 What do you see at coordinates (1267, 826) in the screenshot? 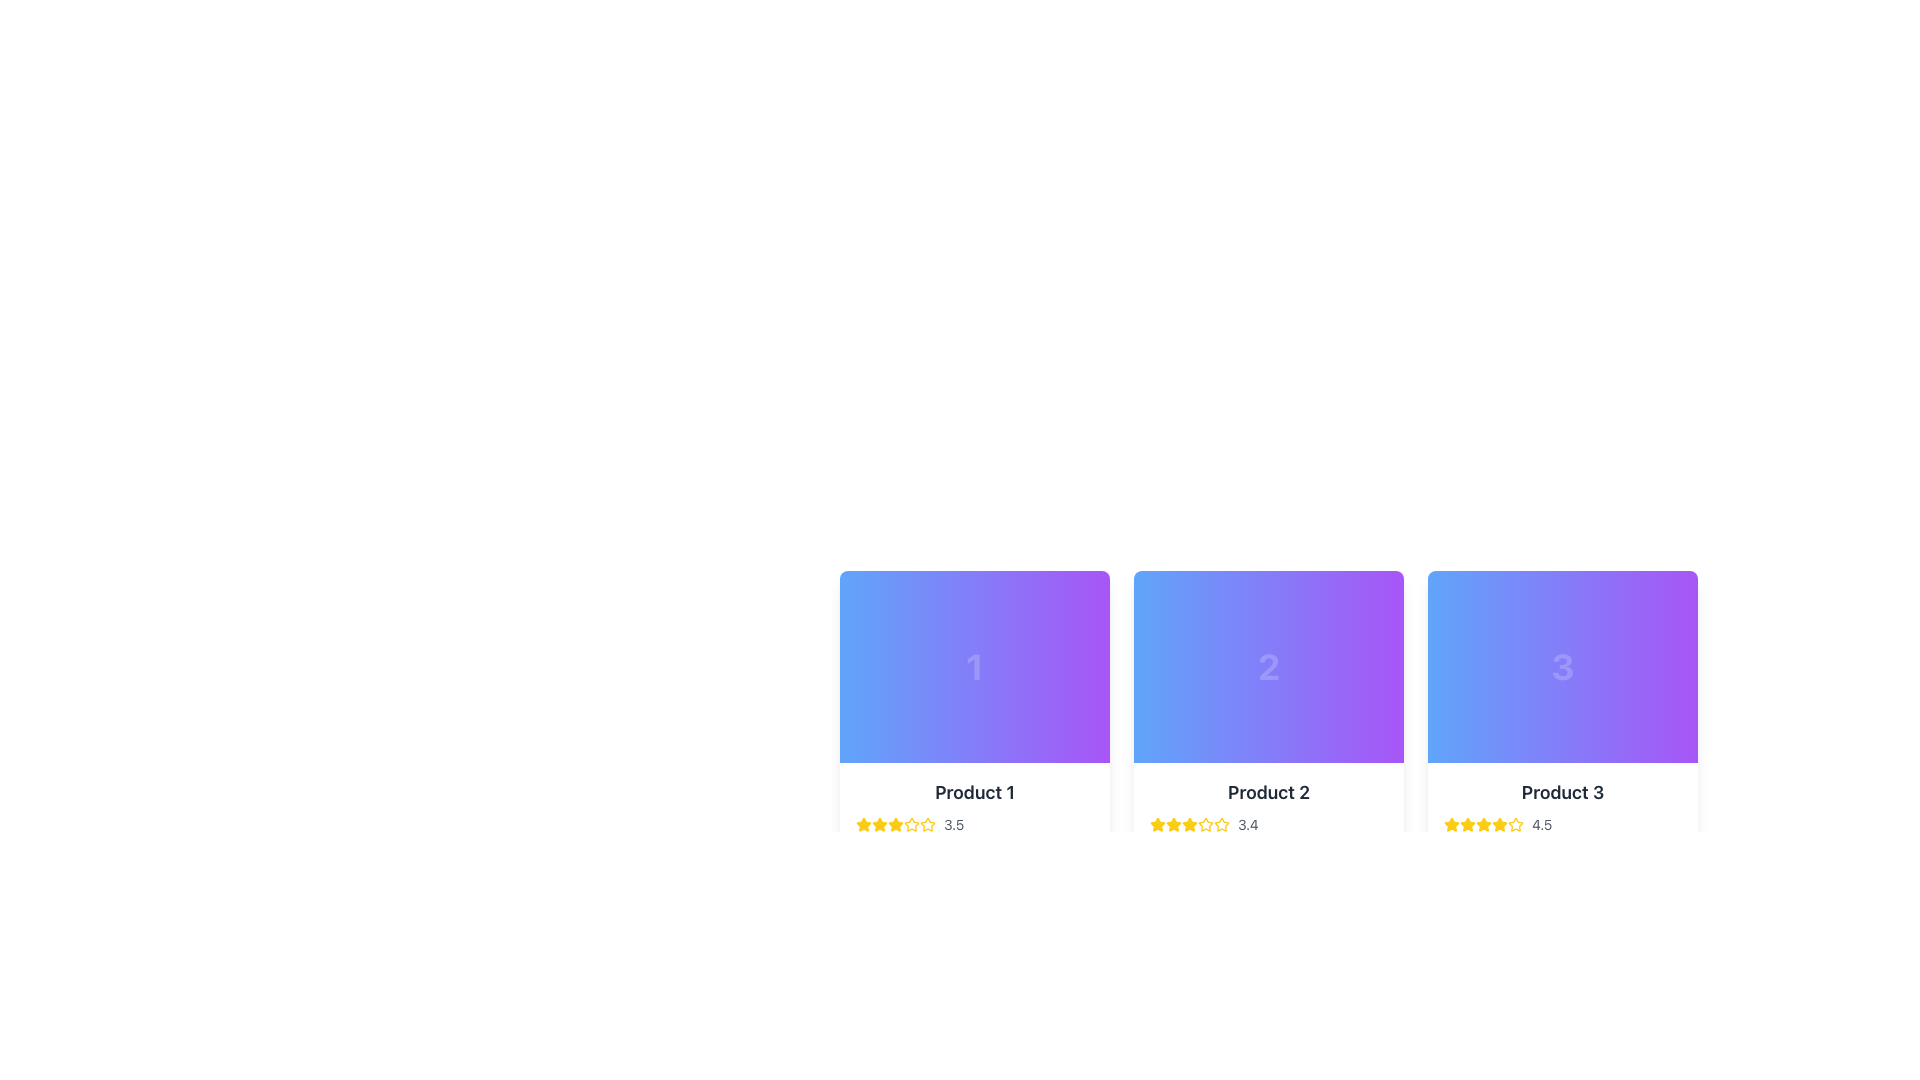
I see `the product display panel located in the middle of the row of three cards` at bounding box center [1267, 826].